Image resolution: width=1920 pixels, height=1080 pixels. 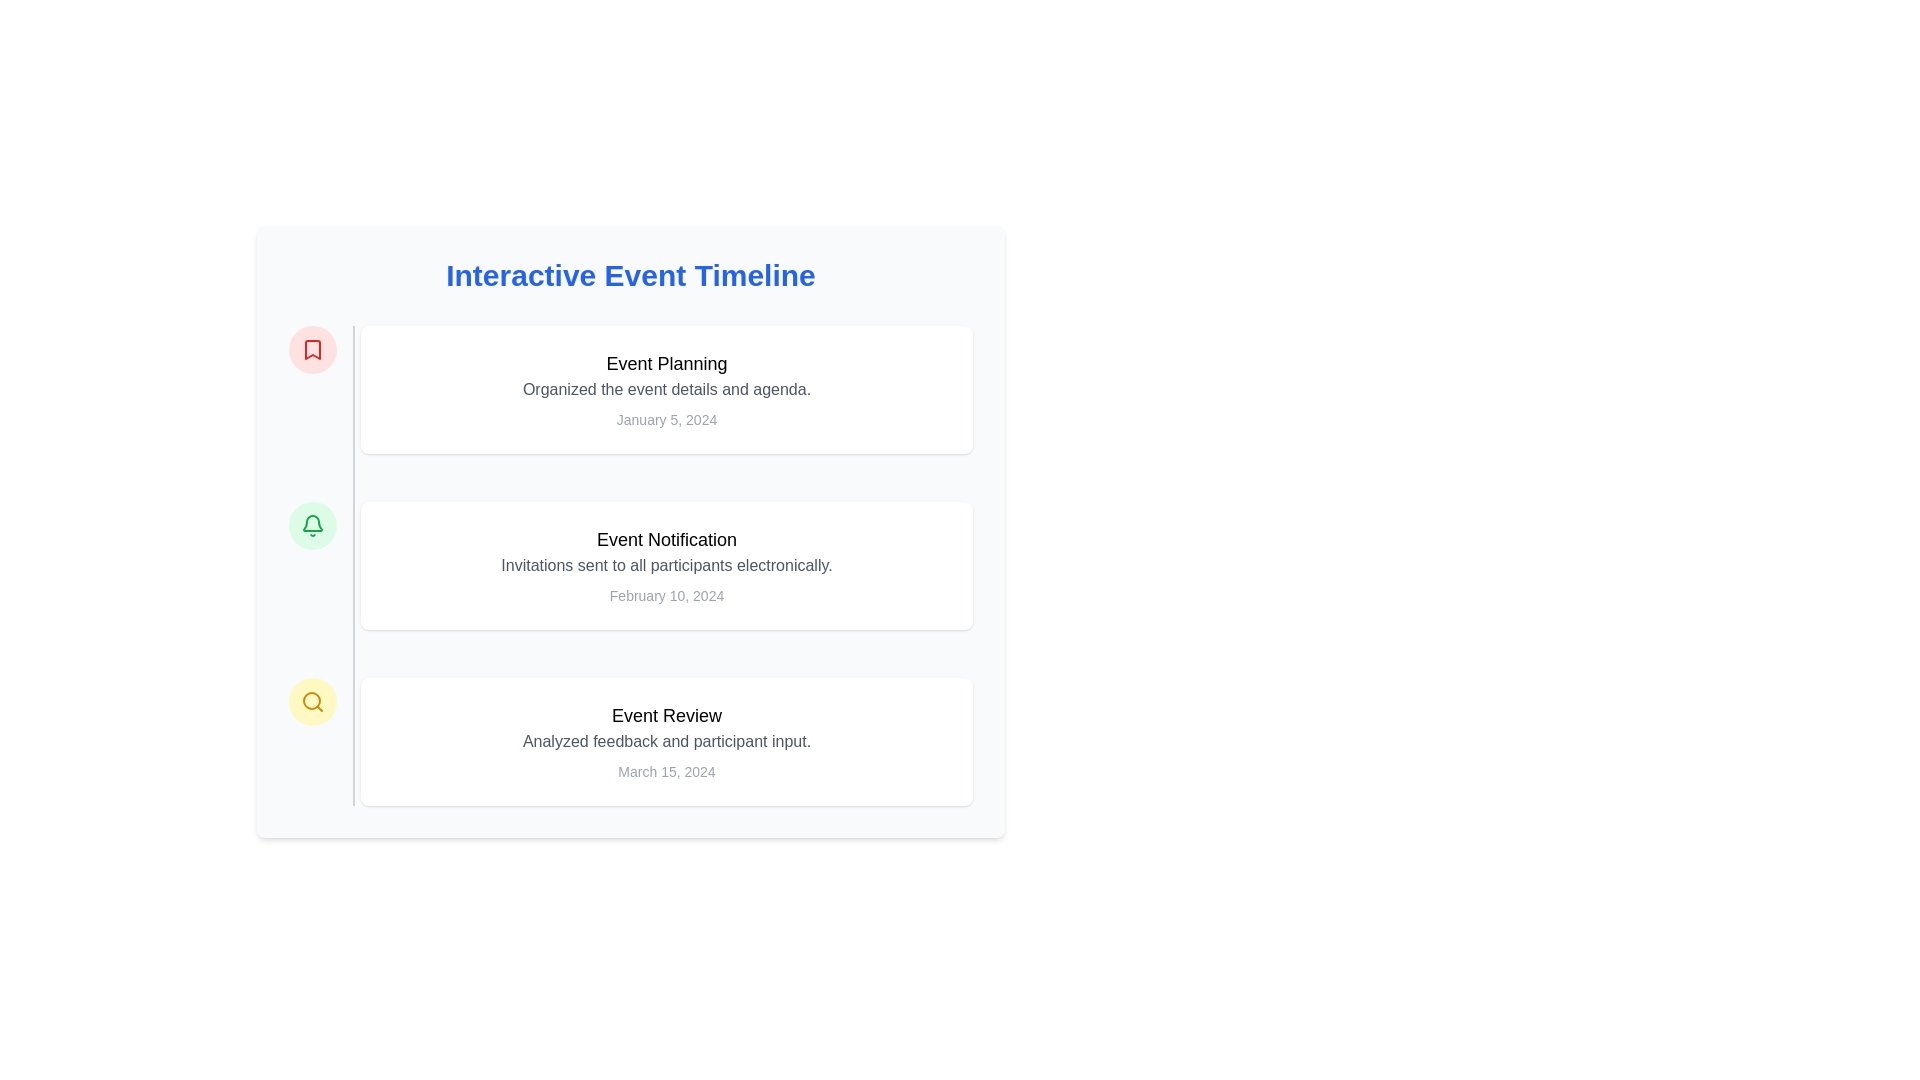 I want to click on the static text label displaying the date 'January 5, 2024' in gray font, located below the description text in the 'Event Planning' section of the timeline, so click(x=667, y=419).